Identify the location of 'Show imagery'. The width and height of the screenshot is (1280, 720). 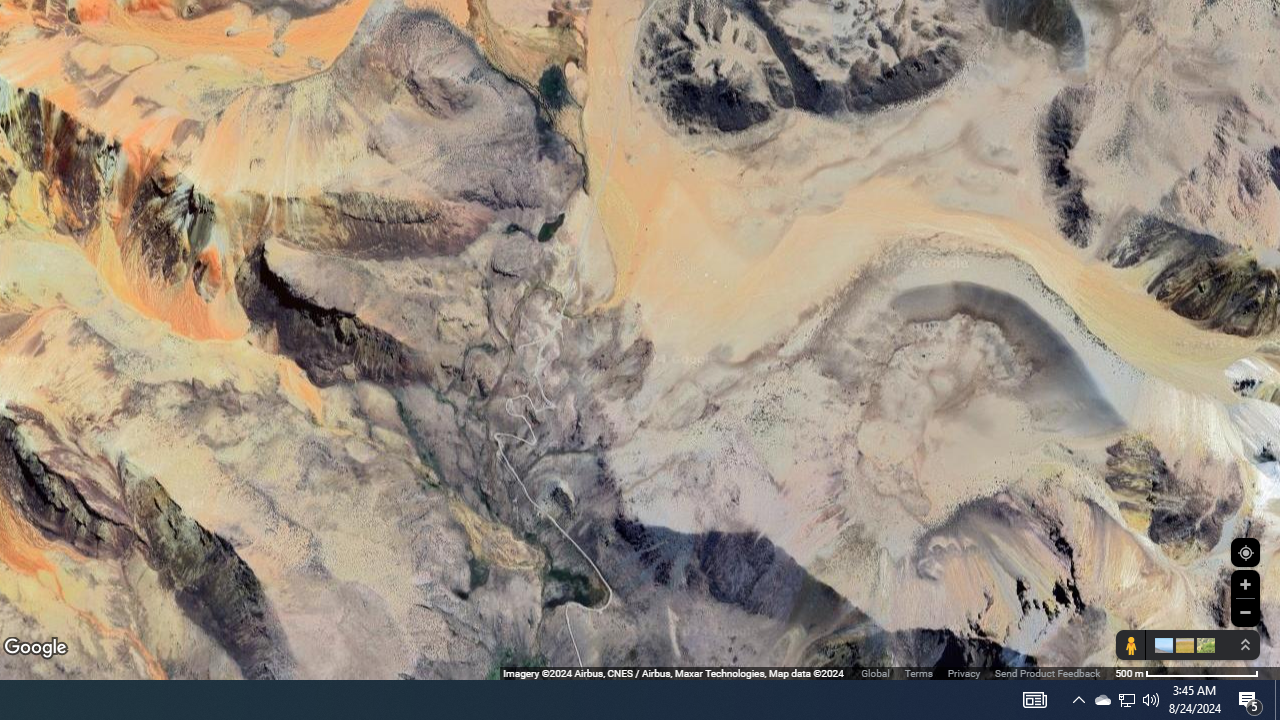
(1202, 645).